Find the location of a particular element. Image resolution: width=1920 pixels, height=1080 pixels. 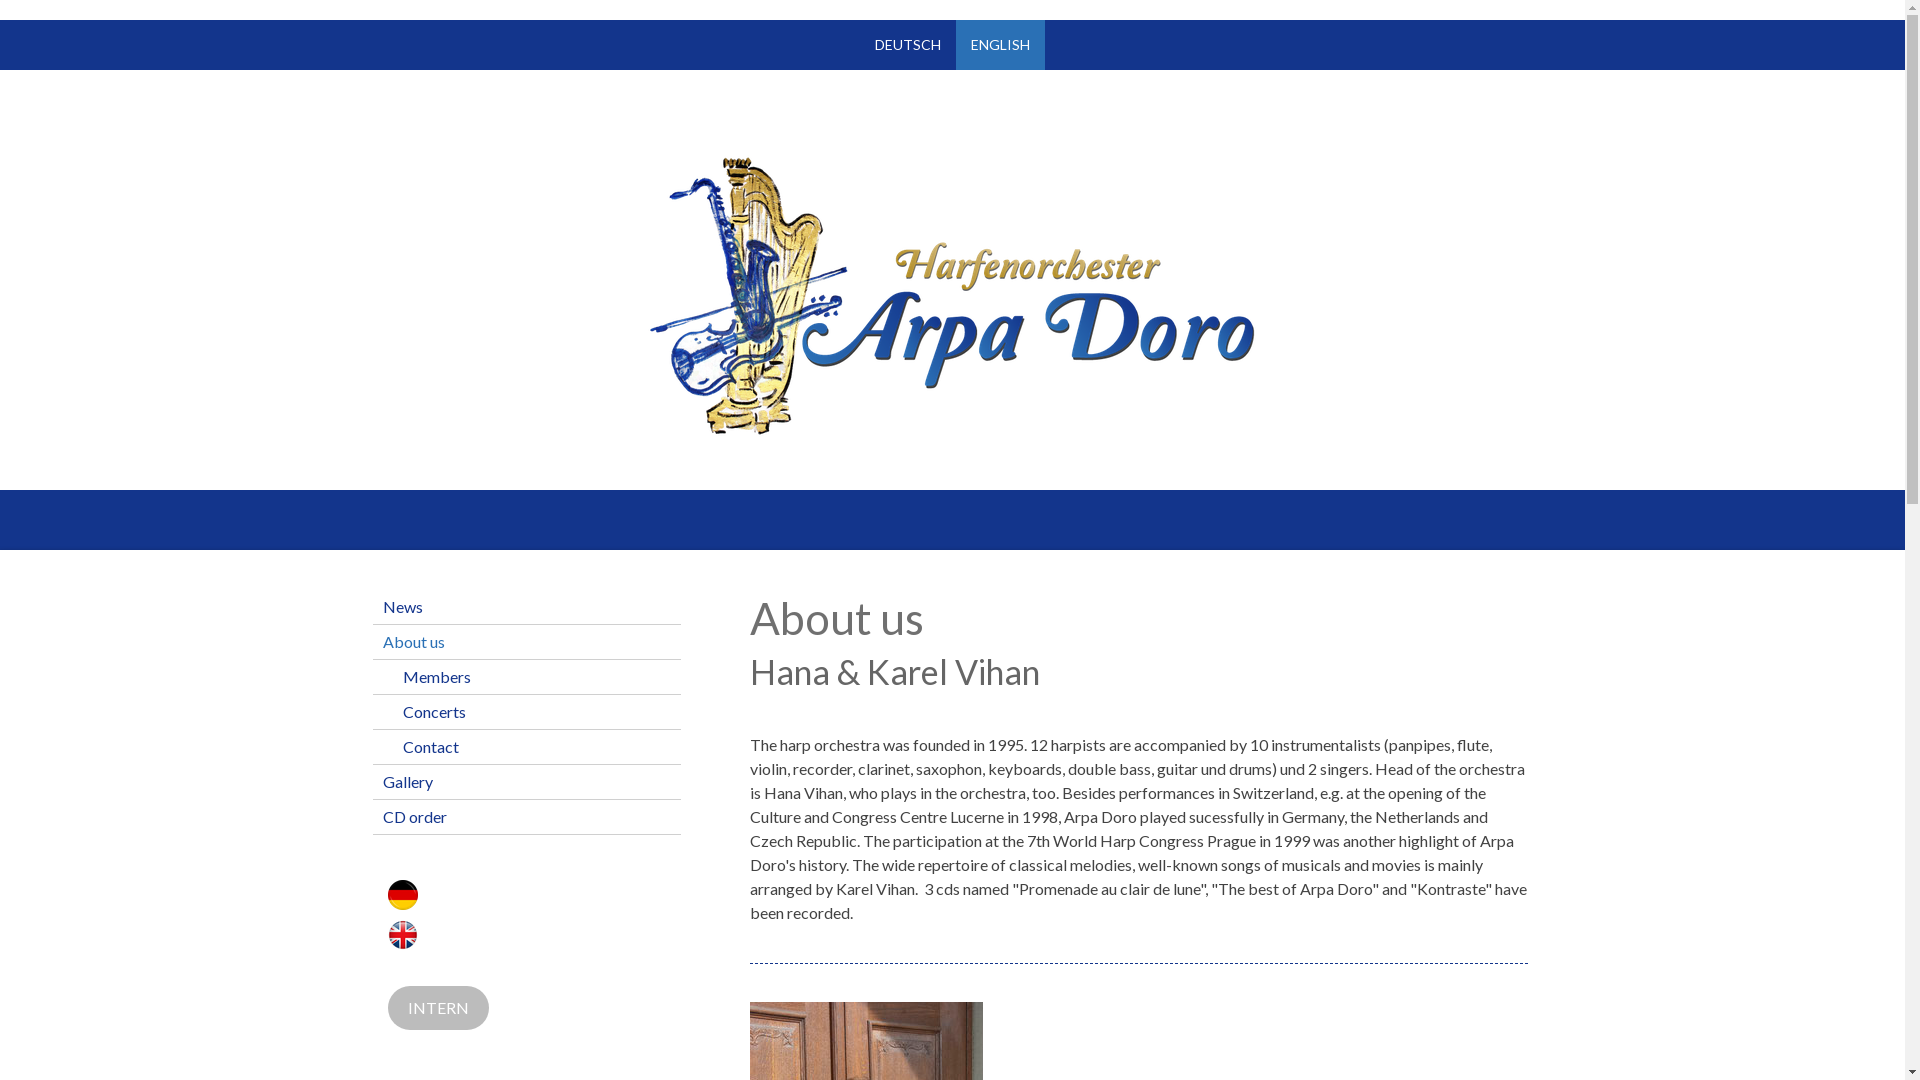

'DEUTSCH' is located at coordinates (906, 45).